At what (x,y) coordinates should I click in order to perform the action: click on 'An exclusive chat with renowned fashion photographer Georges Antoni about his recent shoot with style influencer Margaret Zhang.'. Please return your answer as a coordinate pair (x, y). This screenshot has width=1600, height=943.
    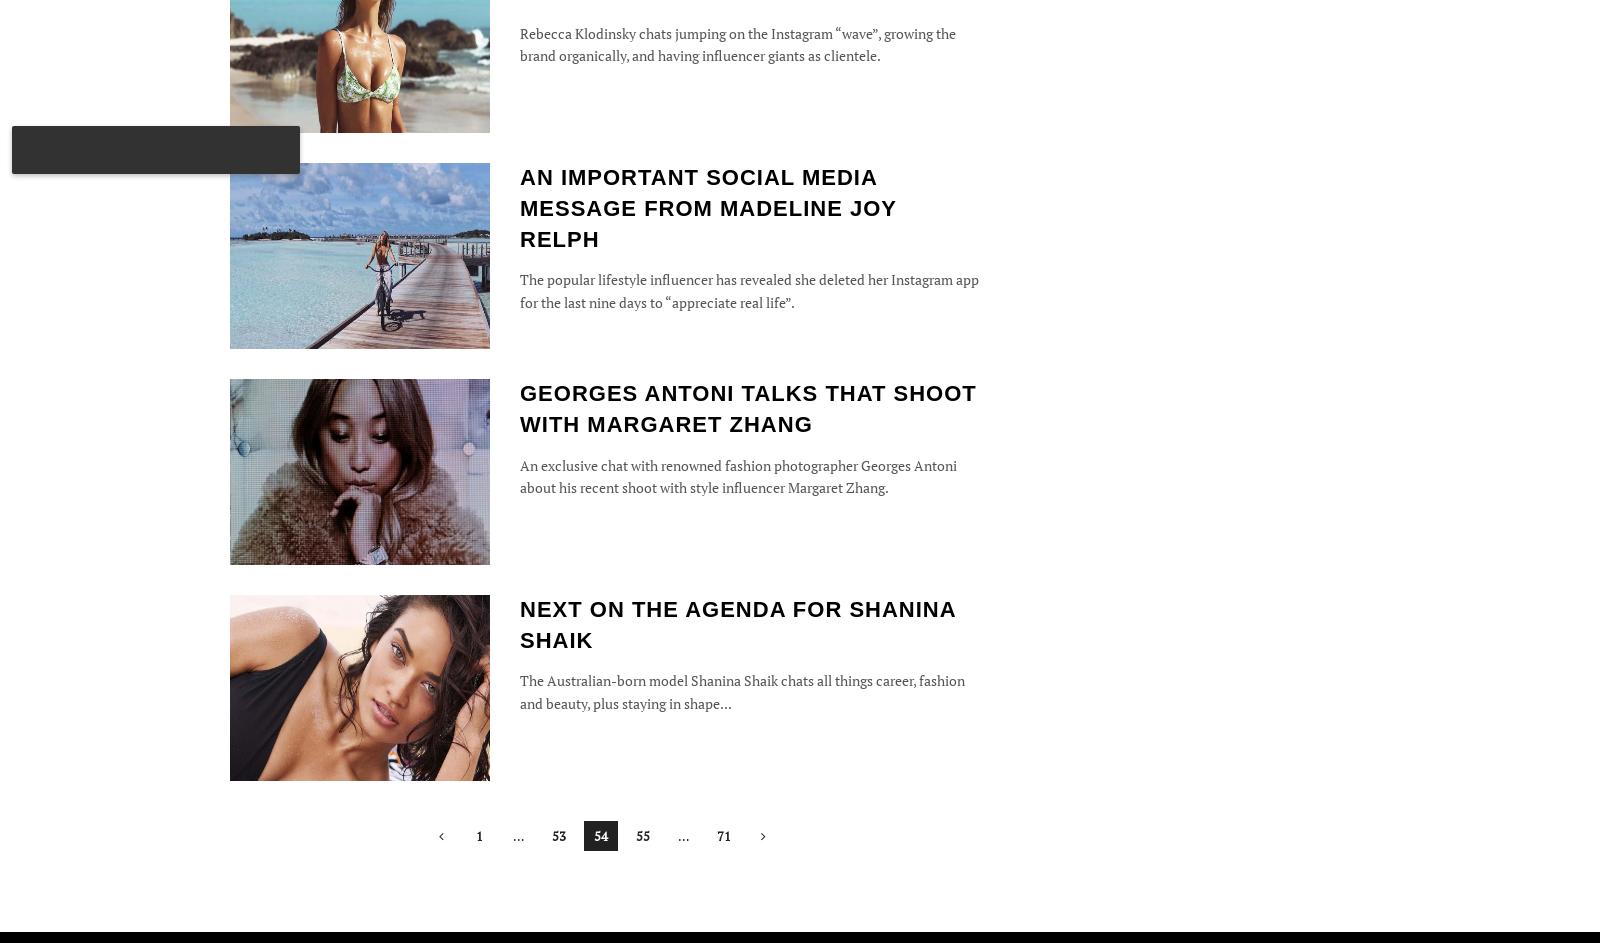
    Looking at the image, I should click on (738, 474).